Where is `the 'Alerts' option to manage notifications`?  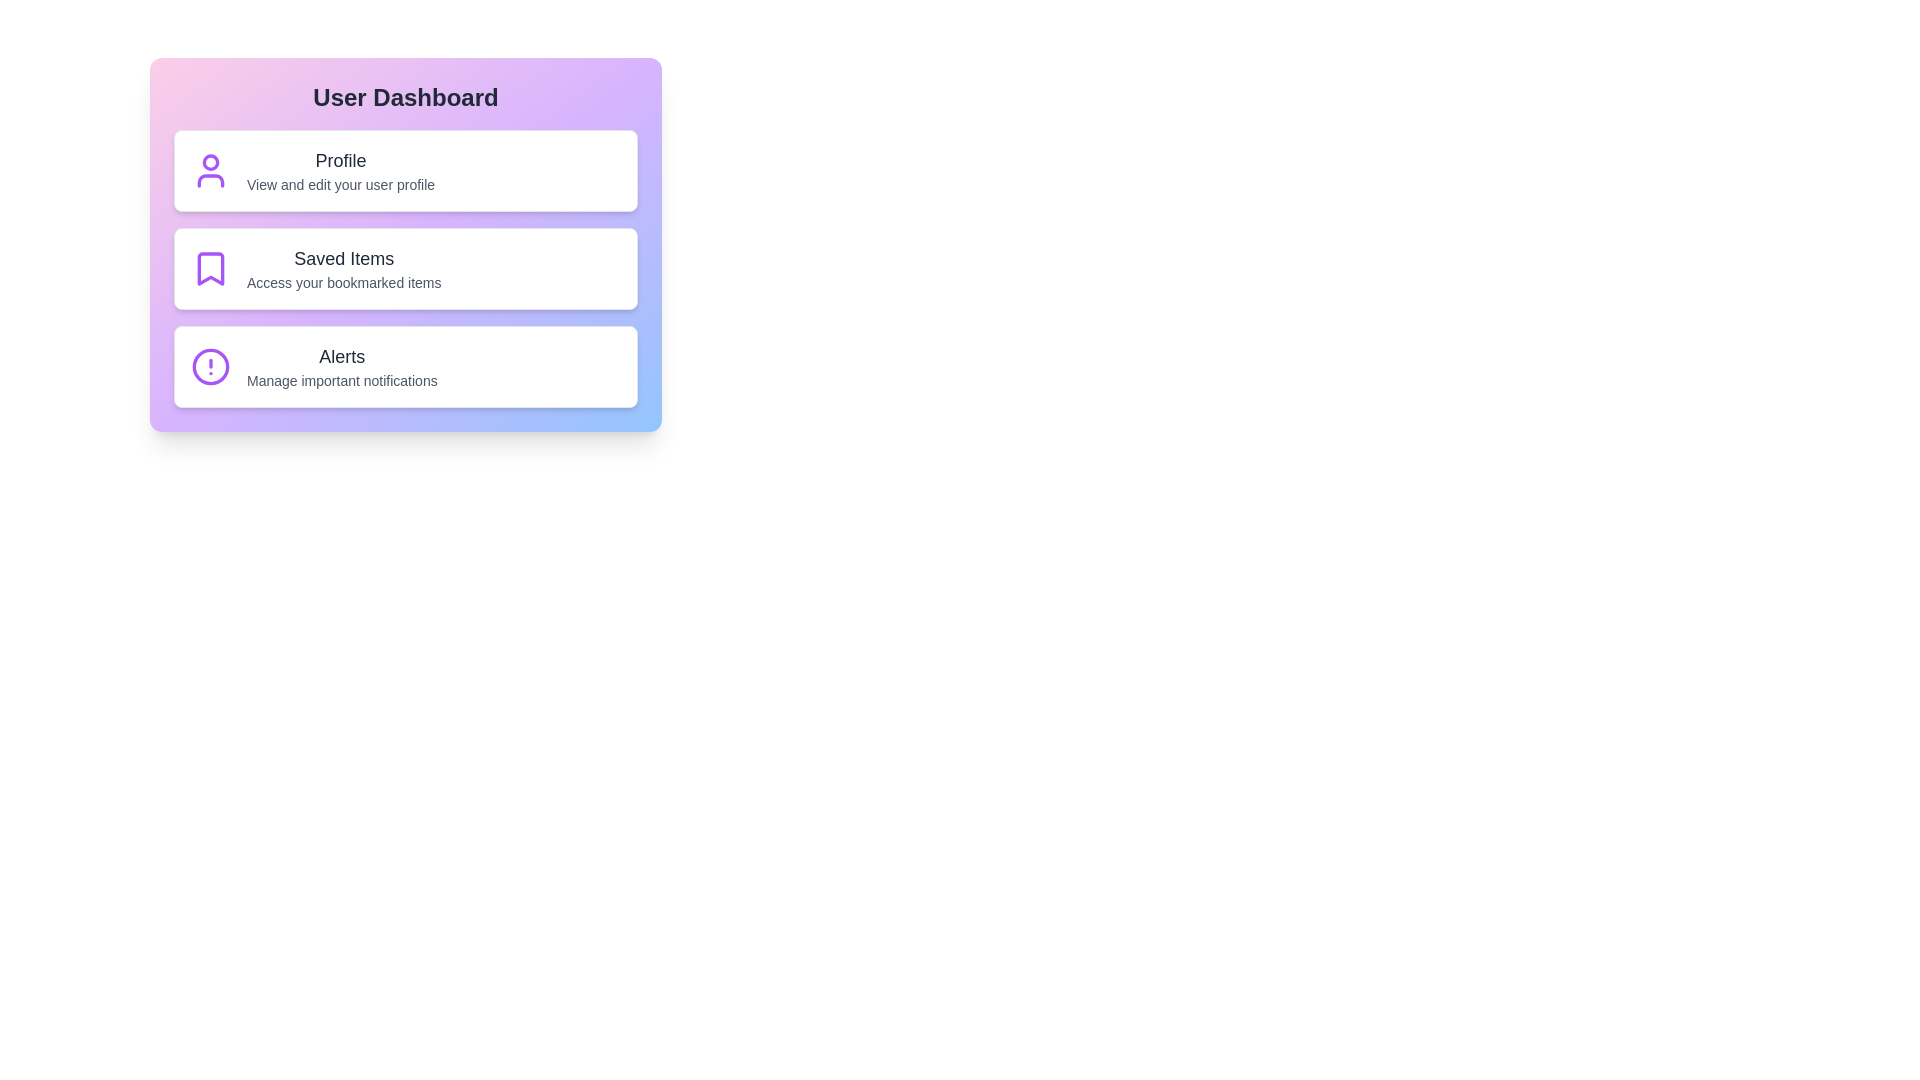 the 'Alerts' option to manage notifications is located at coordinates (405, 366).